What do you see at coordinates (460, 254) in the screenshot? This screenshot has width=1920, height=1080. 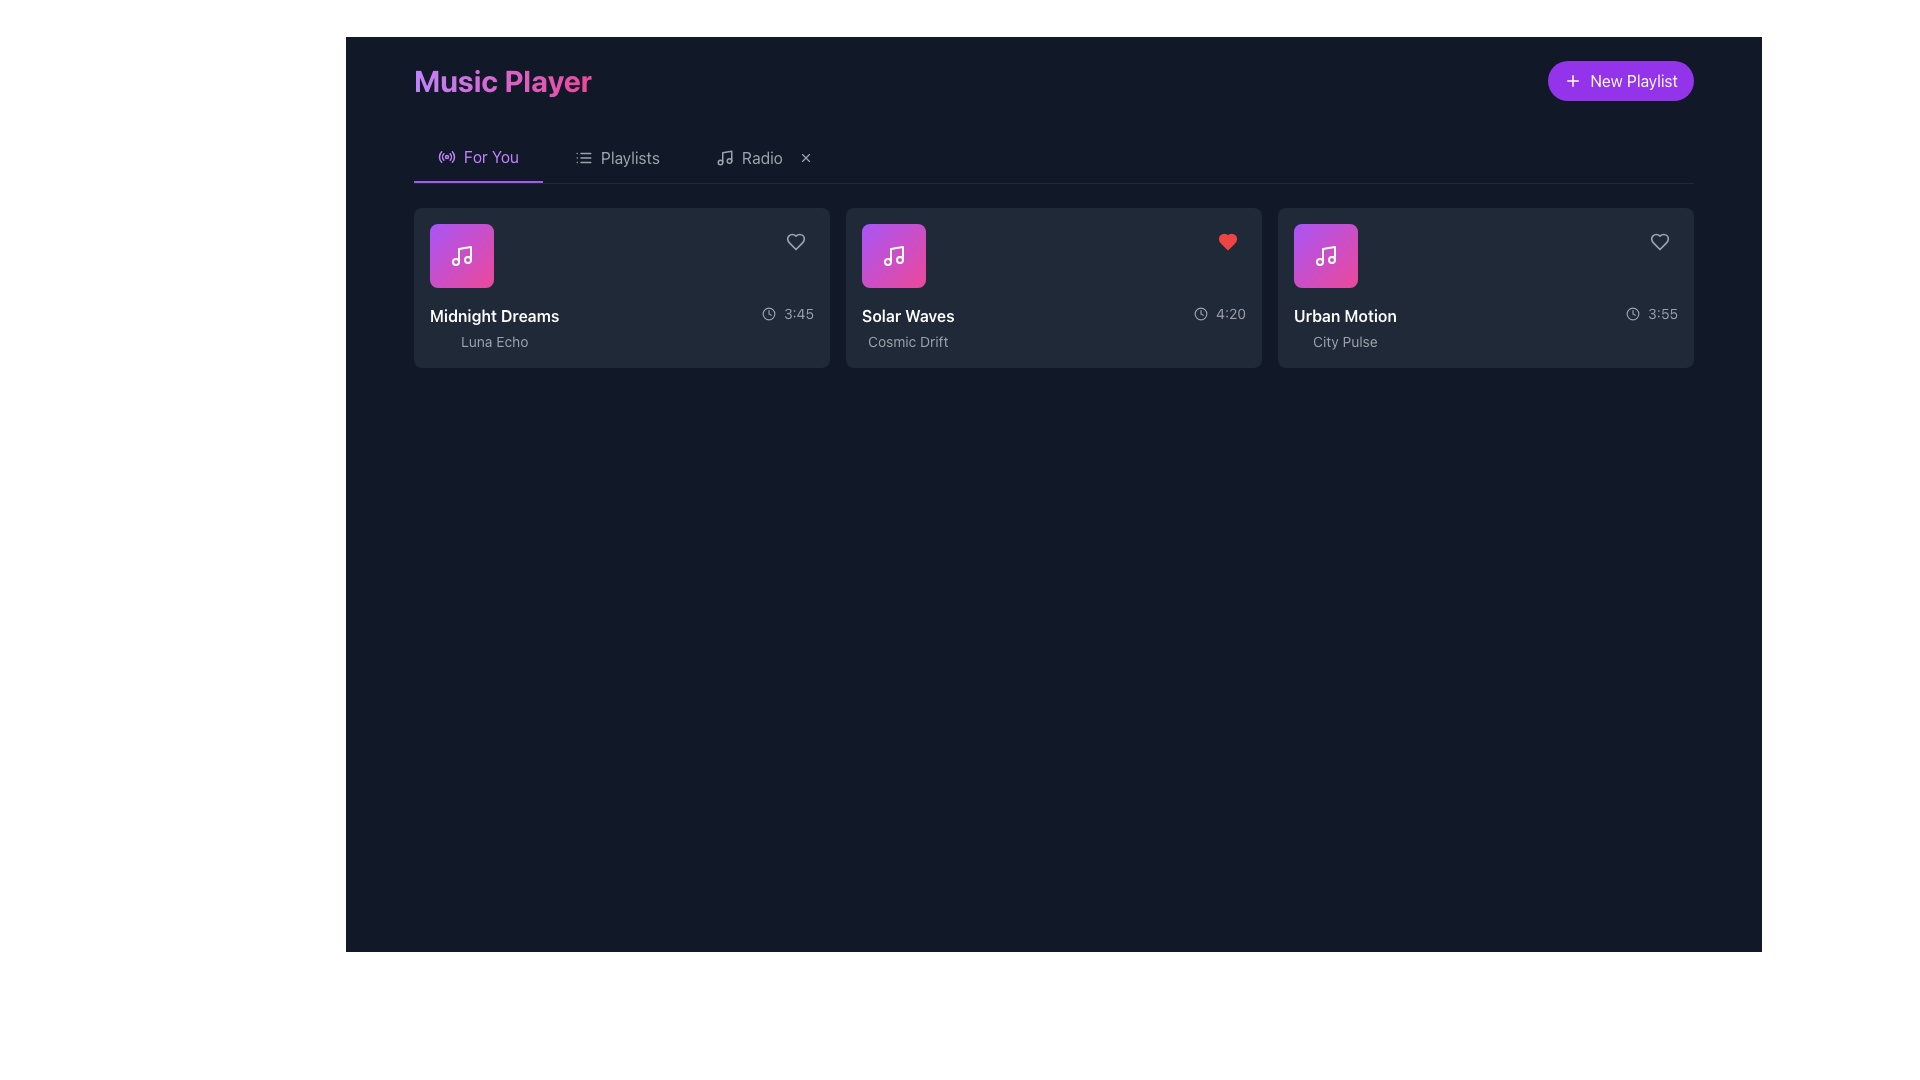 I see `the music file icon located at the top left of the media grid, which is represented by a square card-like area` at bounding box center [460, 254].